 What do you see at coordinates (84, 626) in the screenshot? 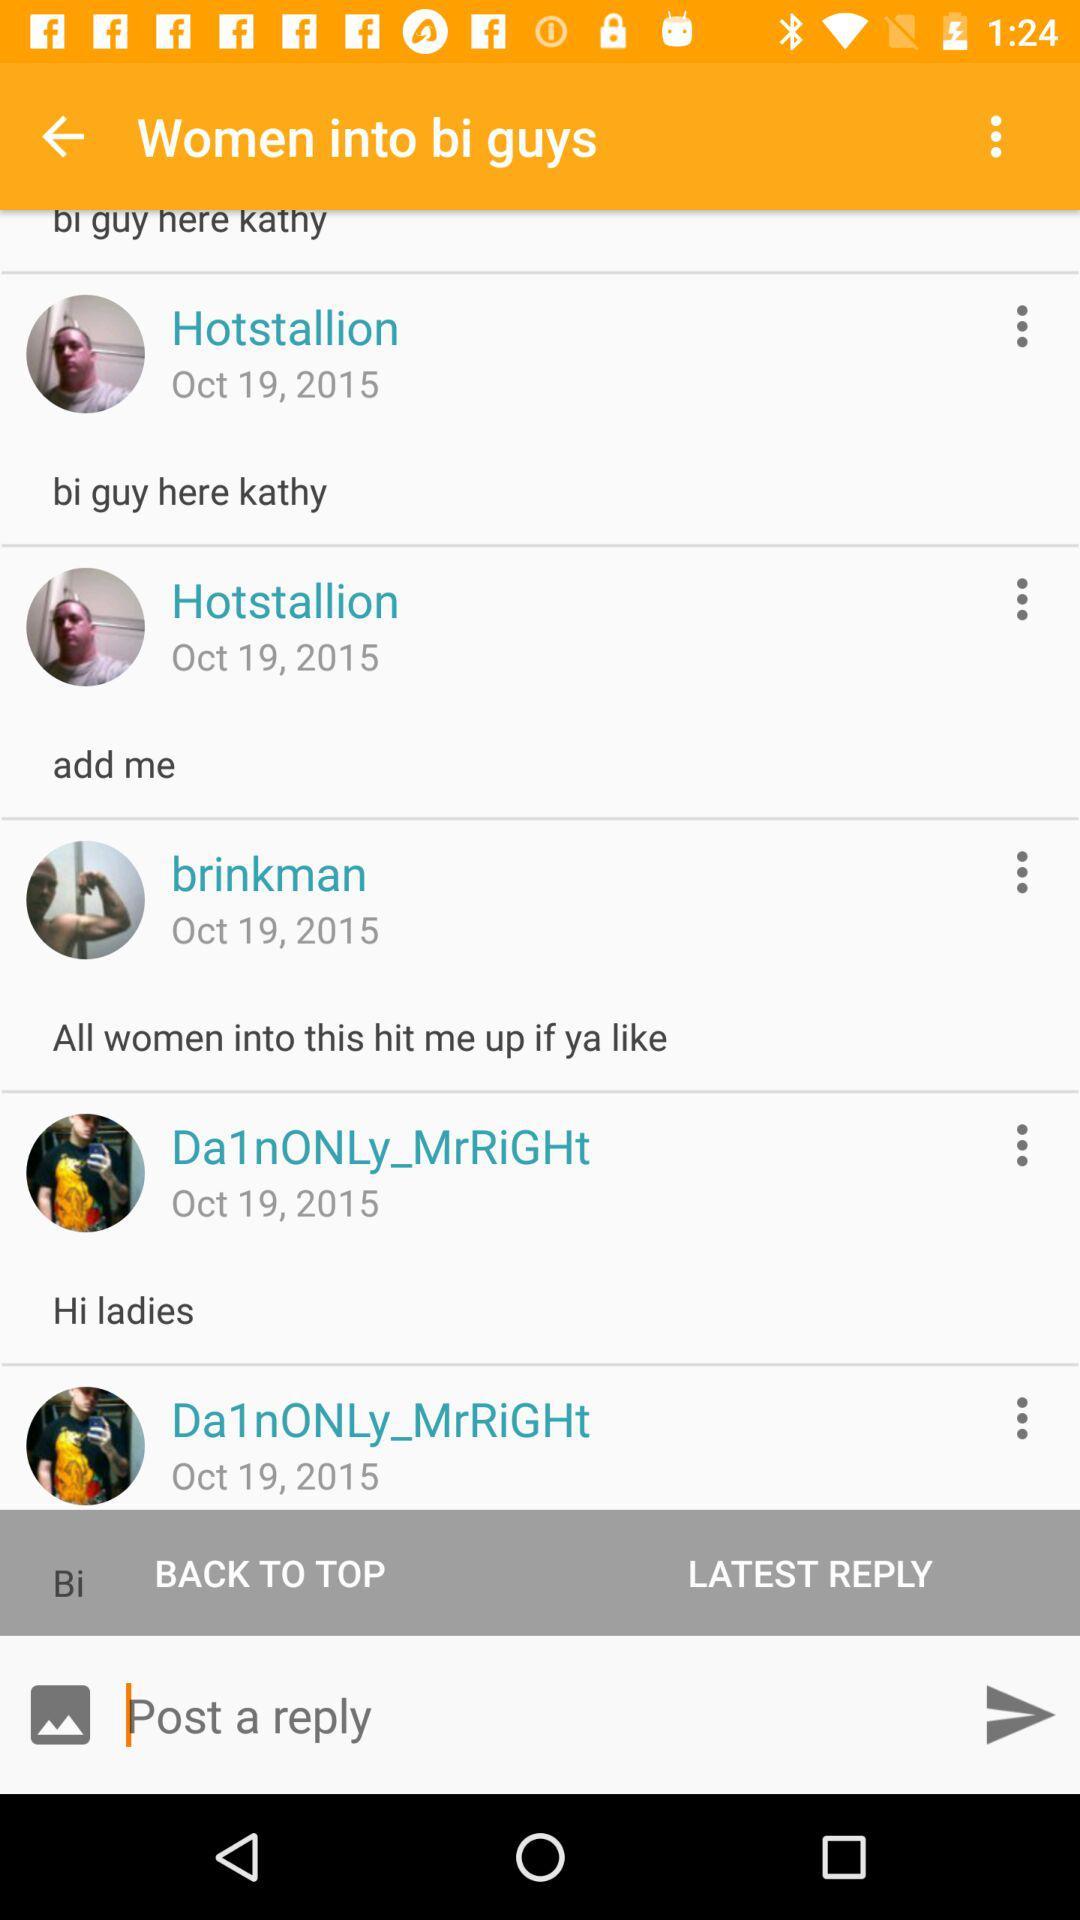
I see `access thumbnail` at bounding box center [84, 626].